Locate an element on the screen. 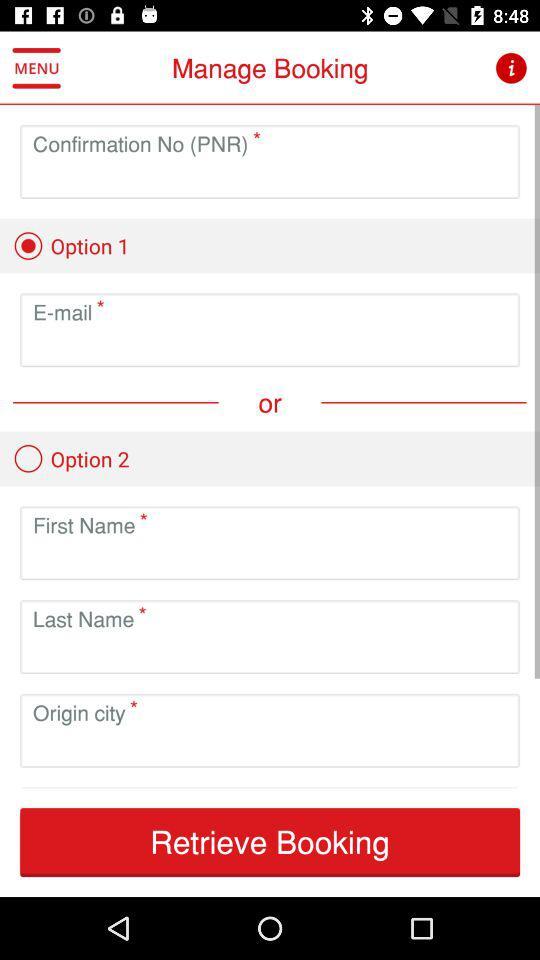 Image resolution: width=540 pixels, height=960 pixels. first name space is located at coordinates (270, 559).